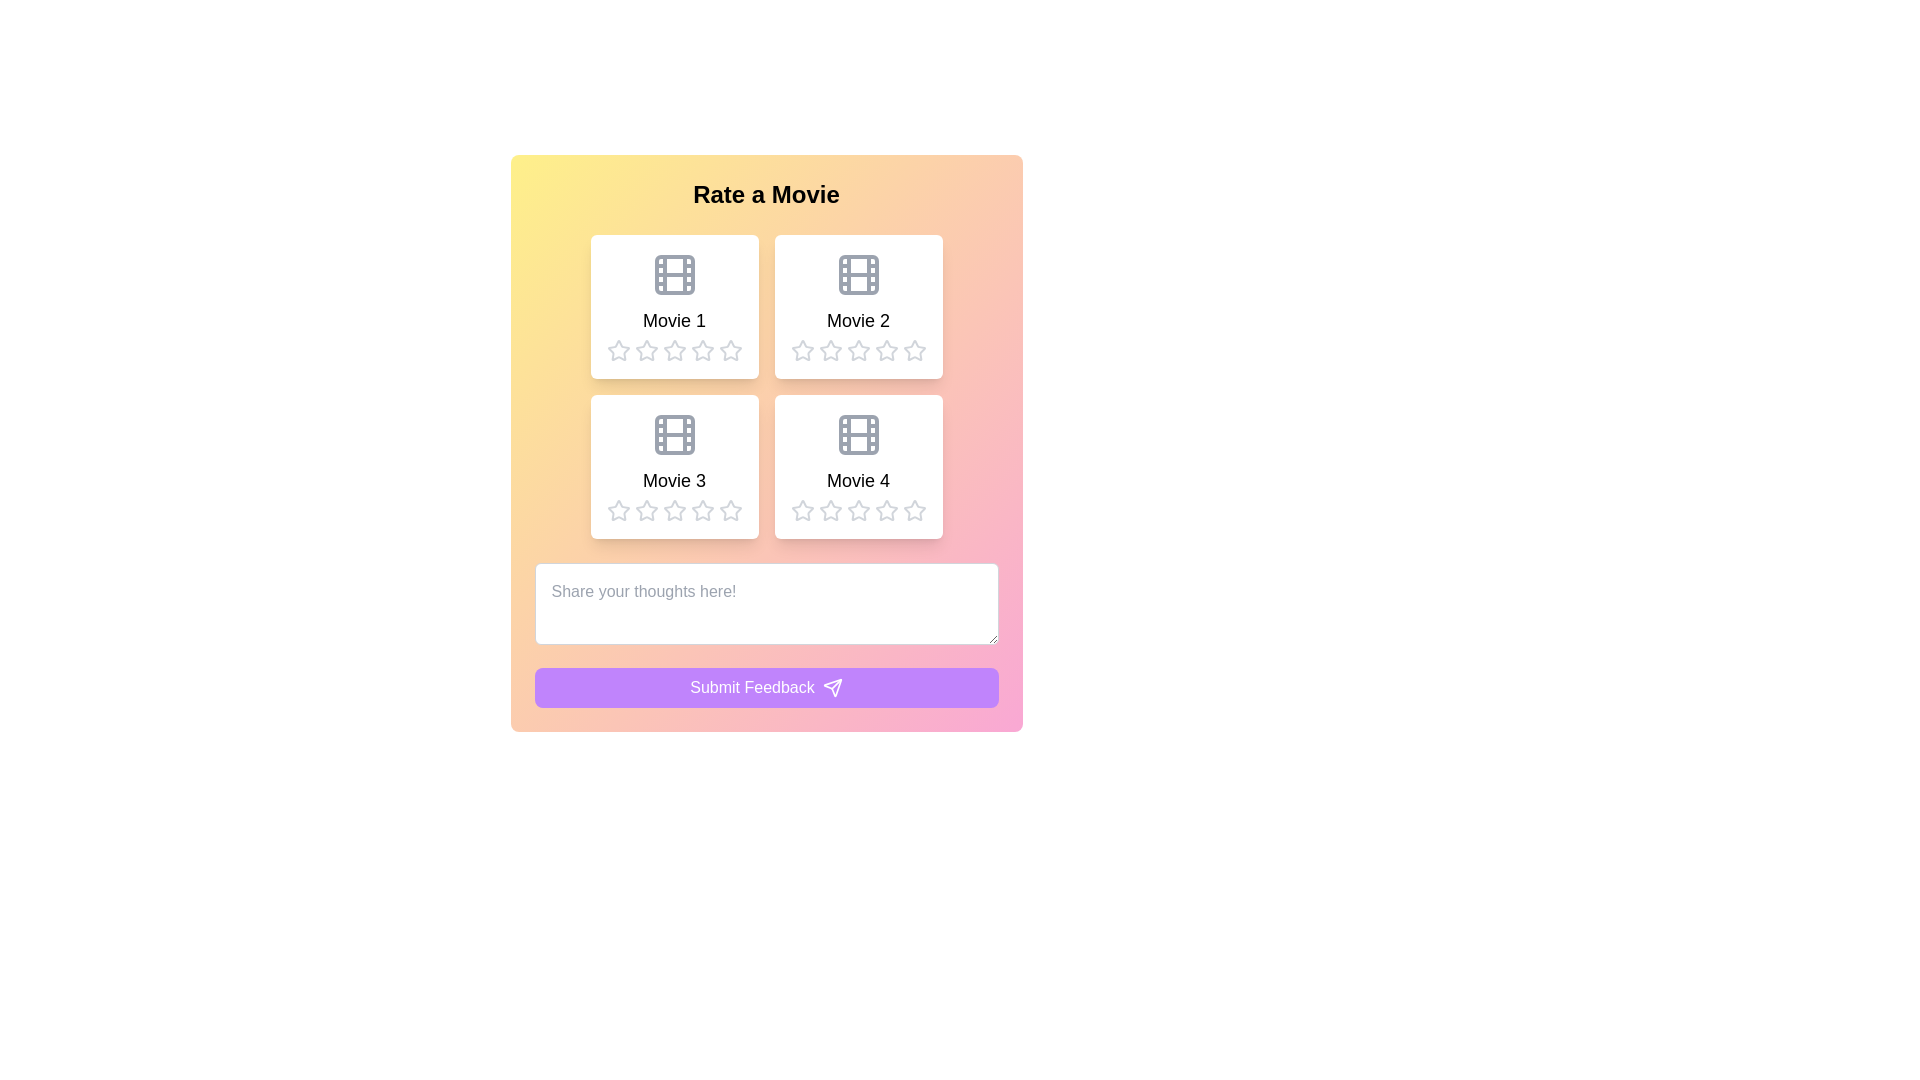 The height and width of the screenshot is (1080, 1920). I want to click on the fourth rating star icon for 'Movie 3', so click(674, 509).